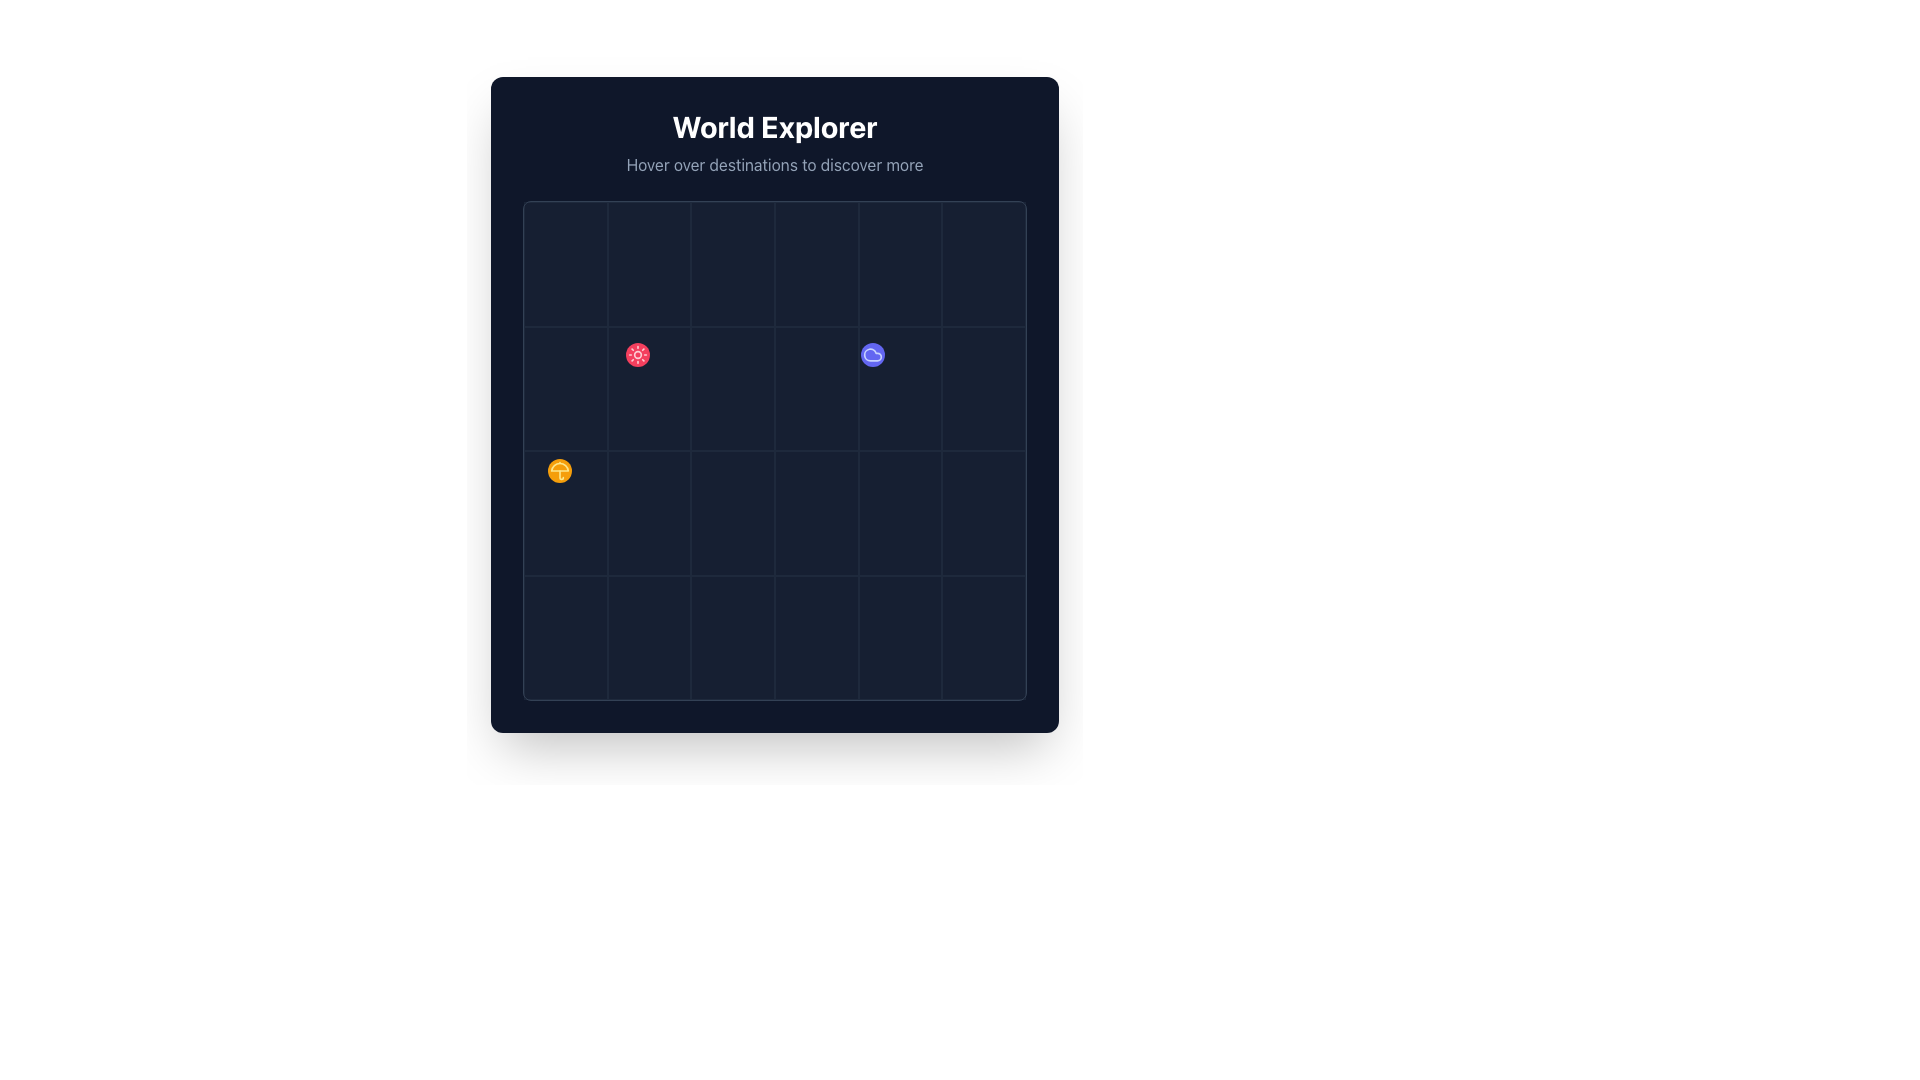  What do you see at coordinates (816, 637) in the screenshot?
I see `the grid cell located in the fourth column of the fourth row within the 'World Explorer' interface` at bounding box center [816, 637].